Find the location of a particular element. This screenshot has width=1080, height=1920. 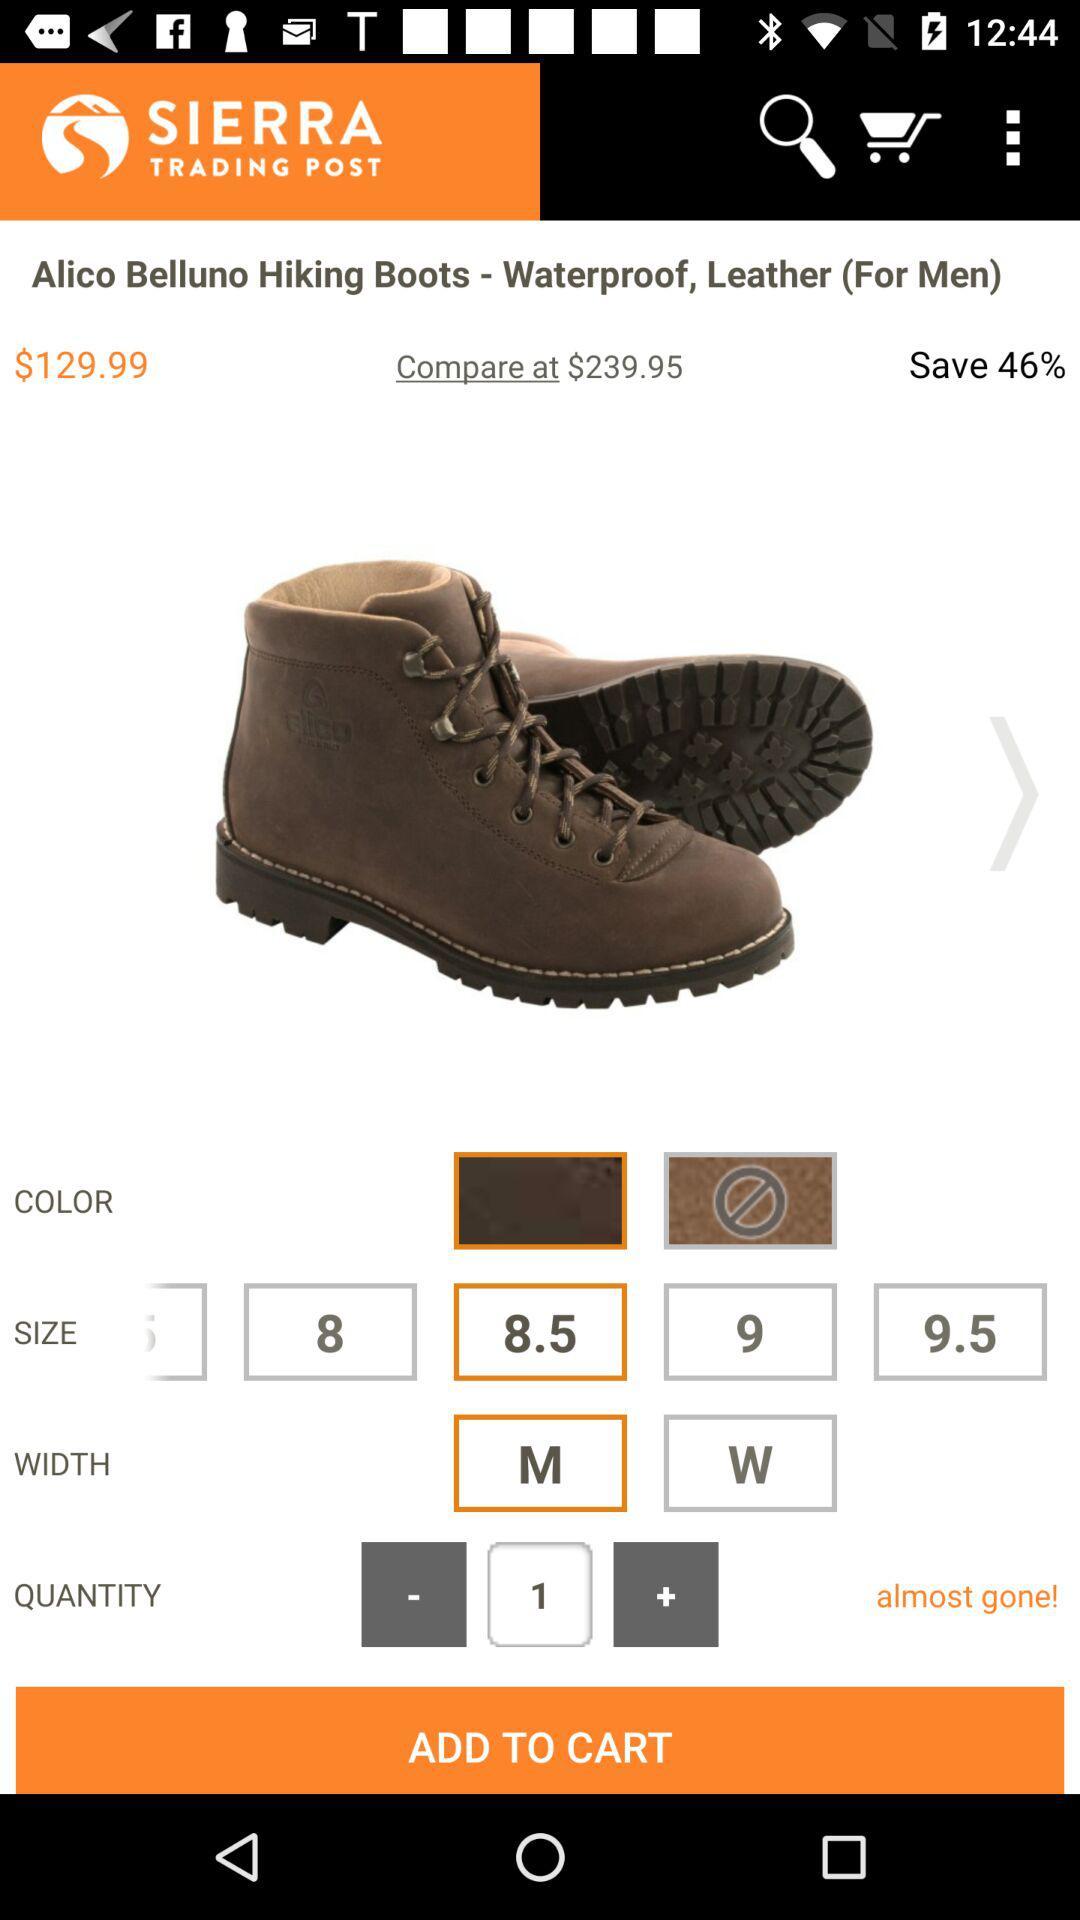

add to cart button is located at coordinates (540, 1739).